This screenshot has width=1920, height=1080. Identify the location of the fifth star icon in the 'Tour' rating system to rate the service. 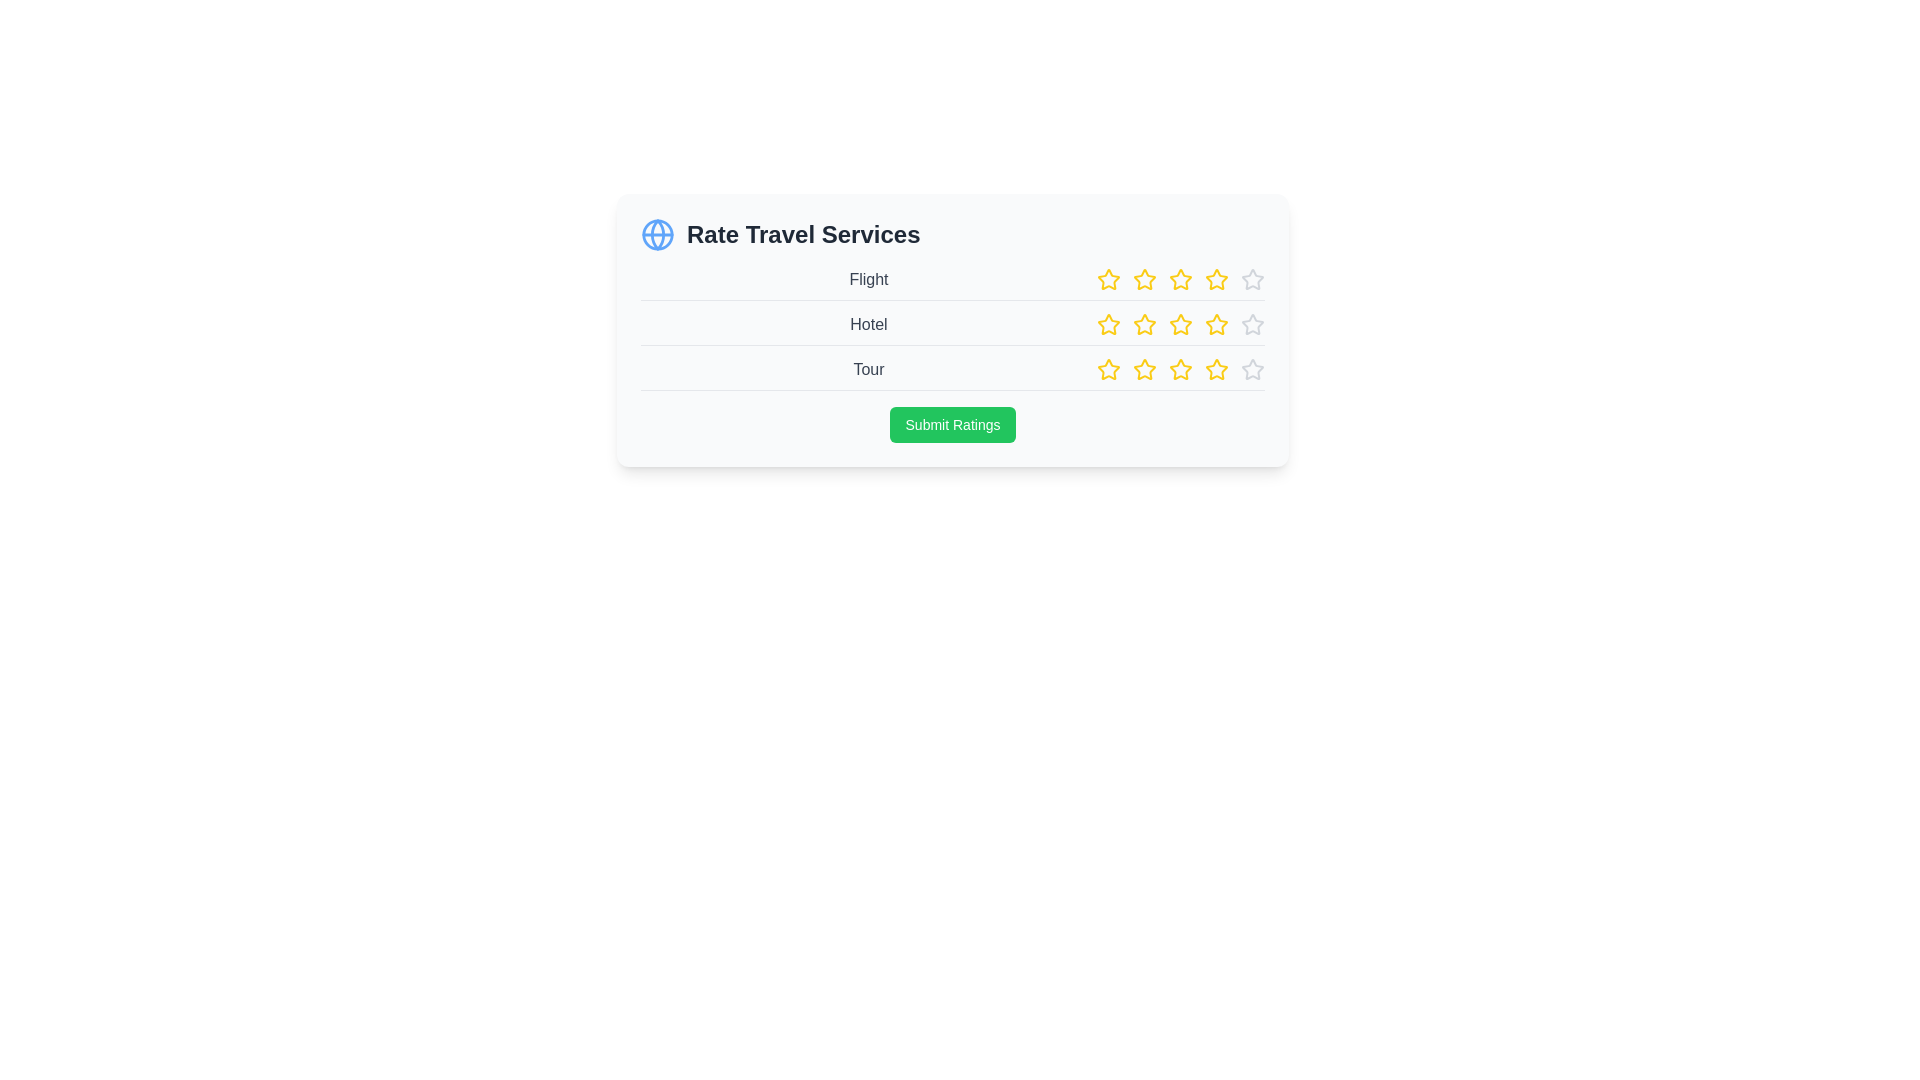
(1251, 370).